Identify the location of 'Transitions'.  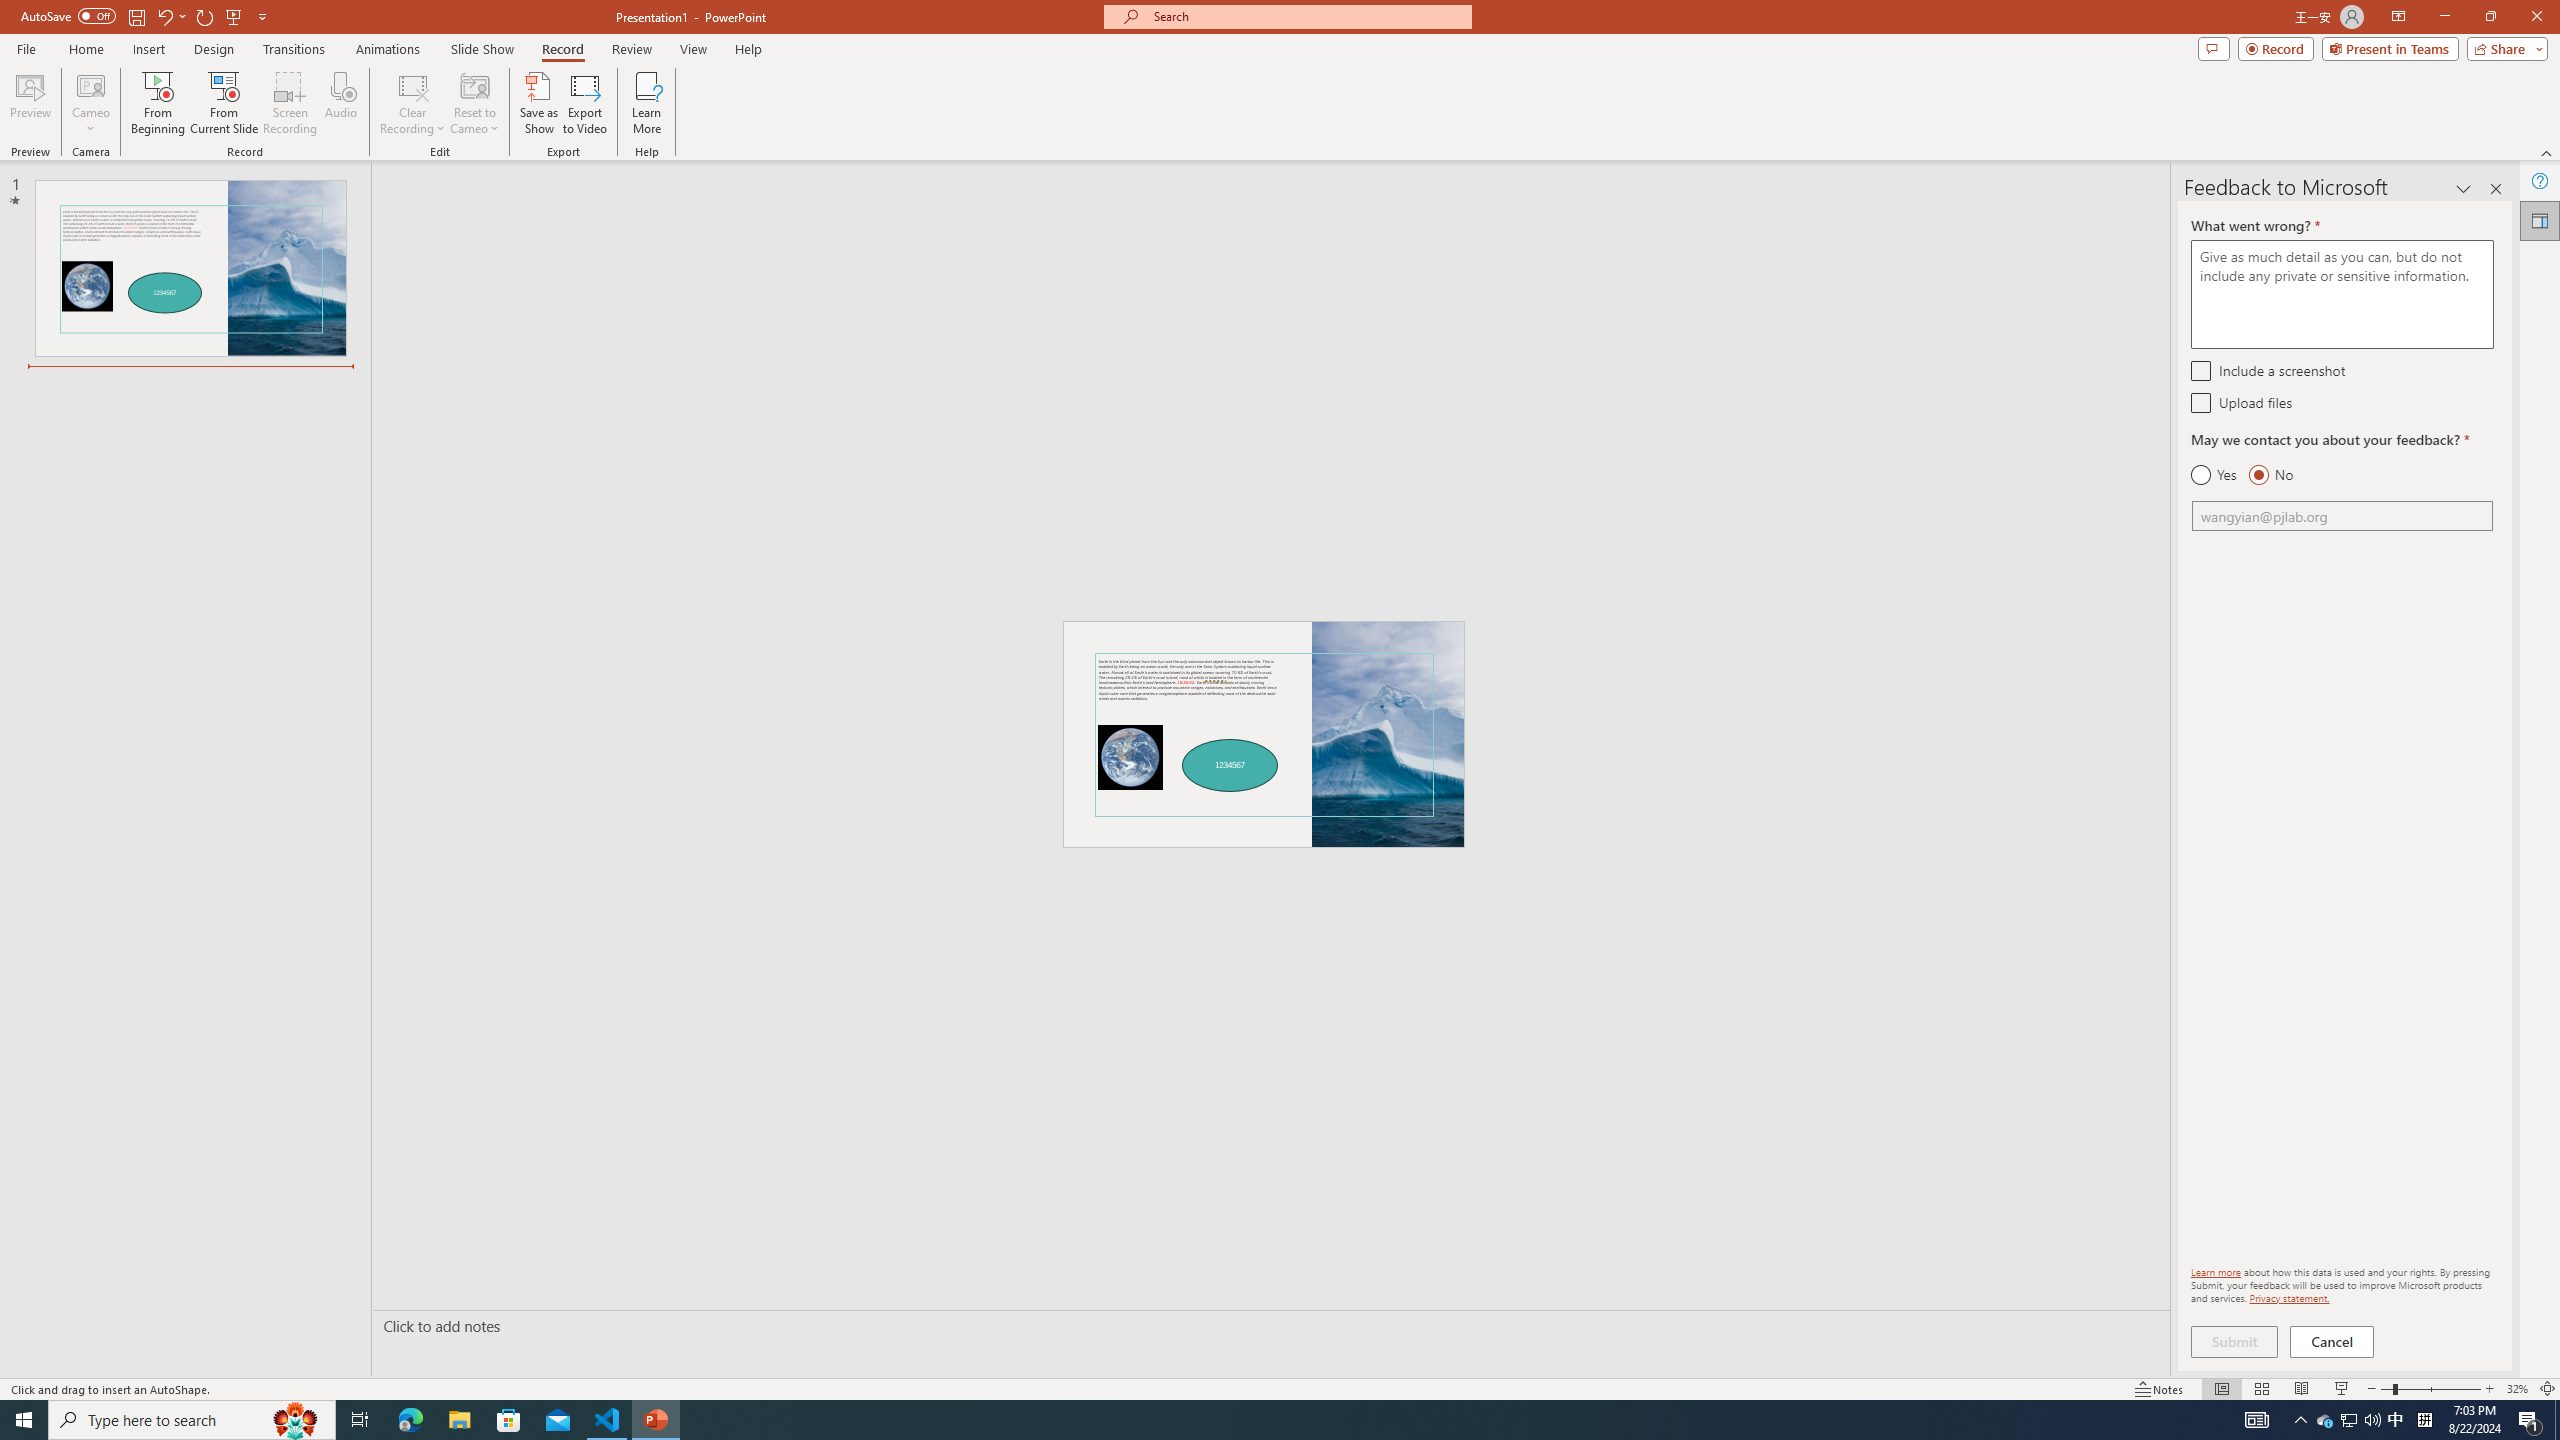
(293, 49).